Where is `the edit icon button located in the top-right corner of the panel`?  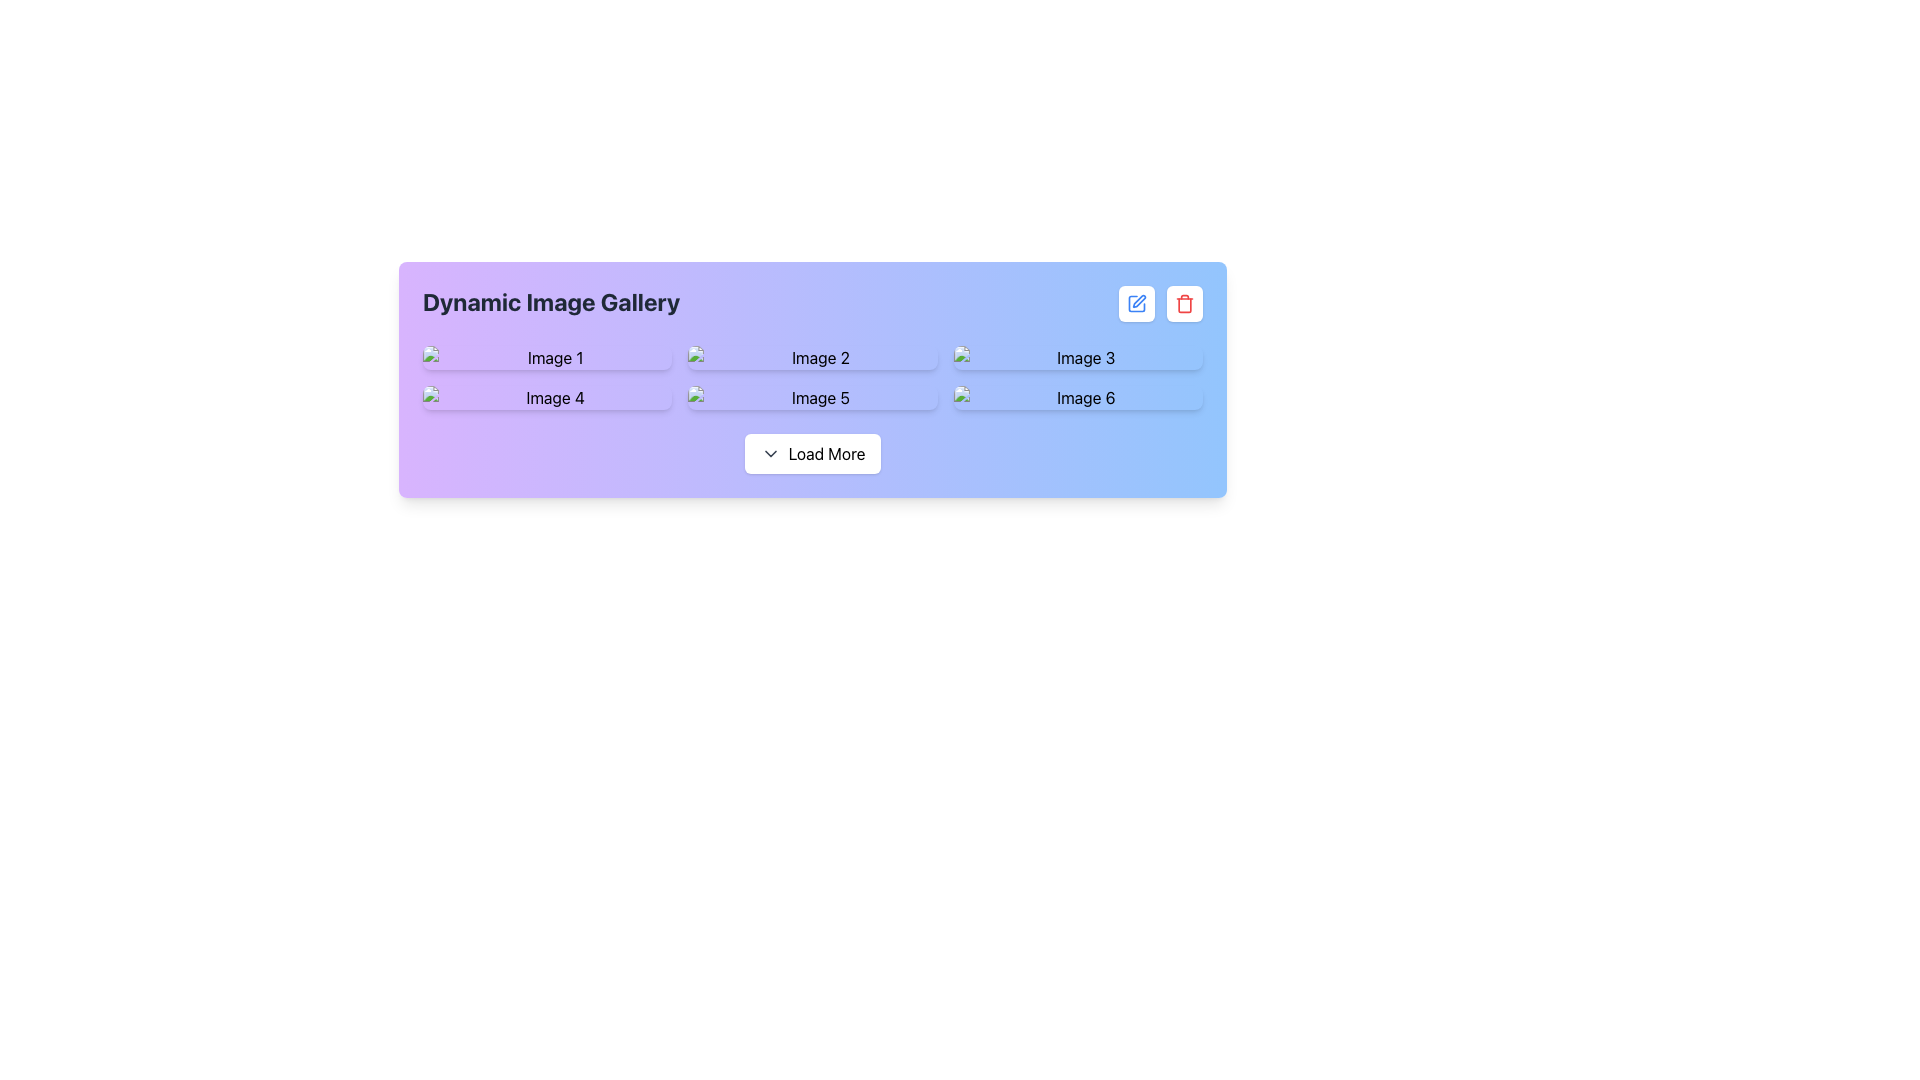
the edit icon button located in the top-right corner of the panel is located at coordinates (1137, 304).